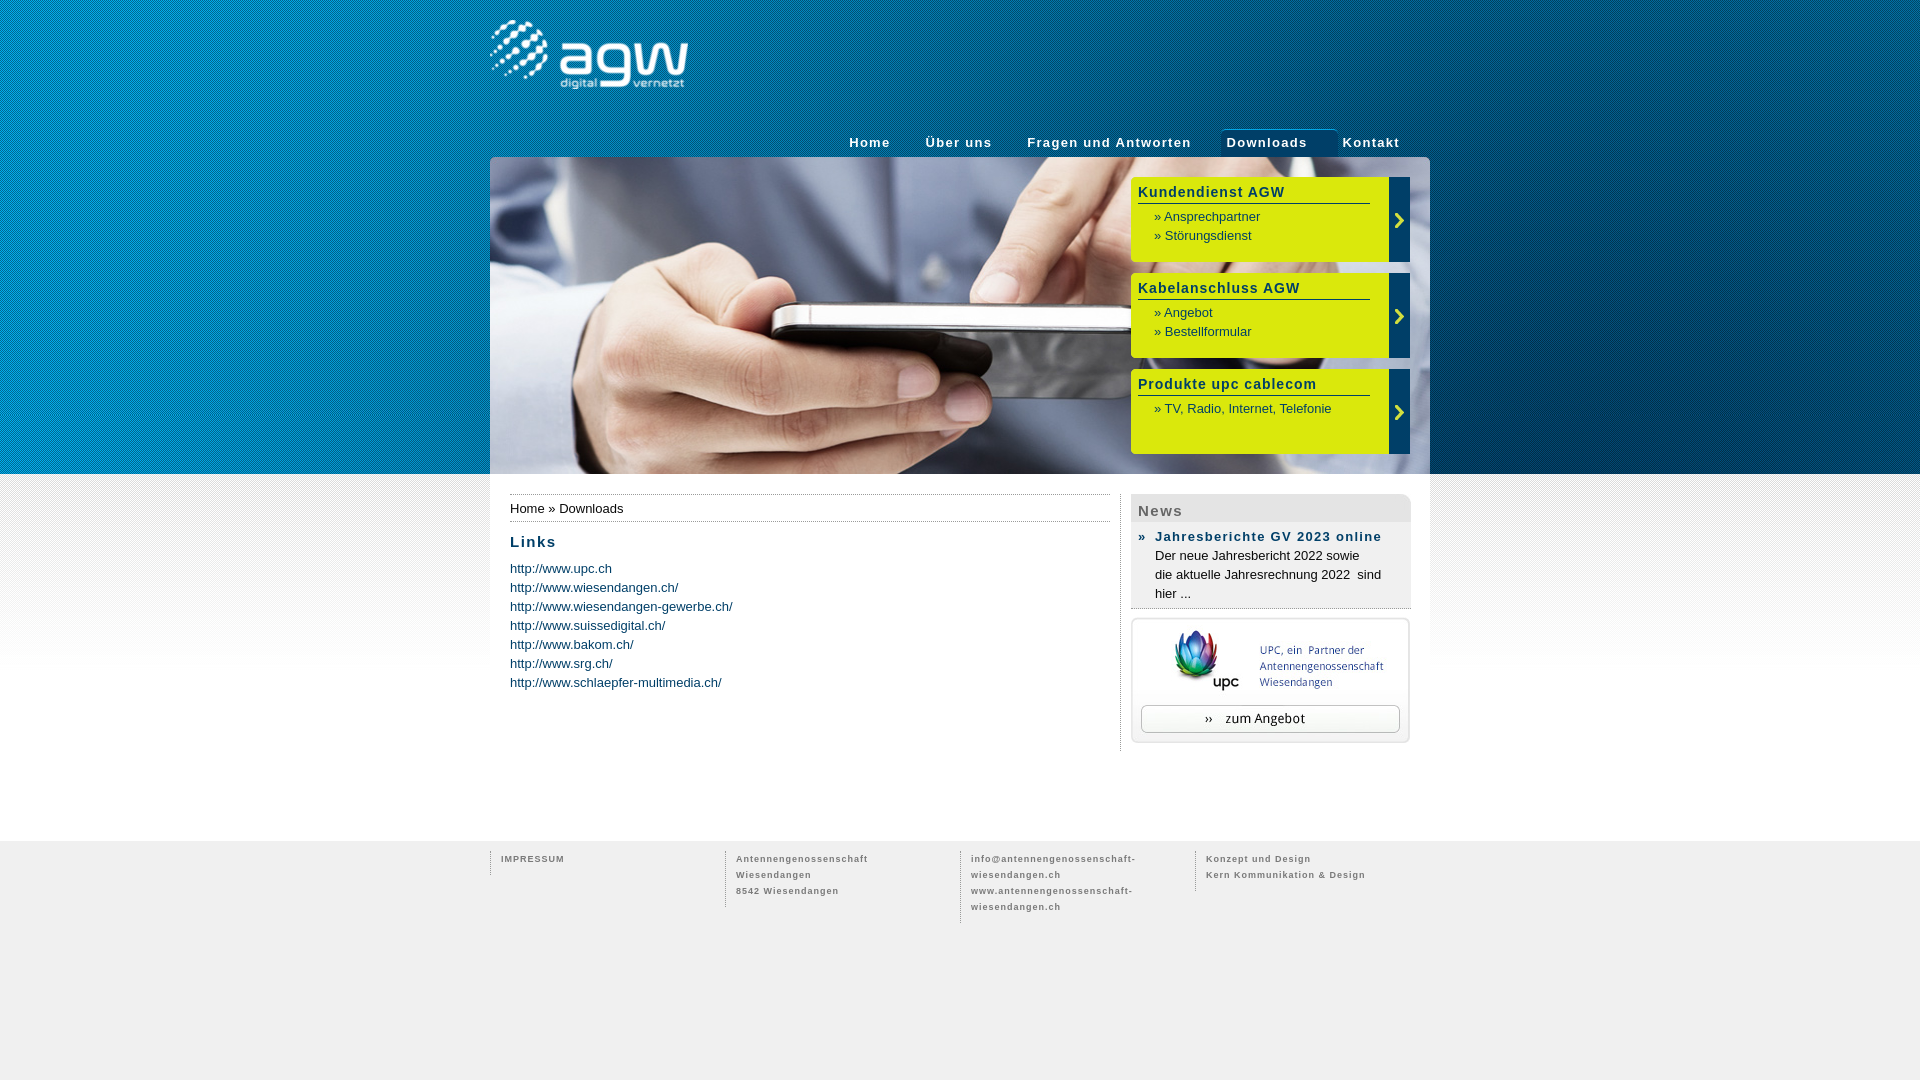 The height and width of the screenshot is (1080, 1920). Describe the element at coordinates (560, 663) in the screenshot. I see `'http://www.srg.ch/'` at that location.